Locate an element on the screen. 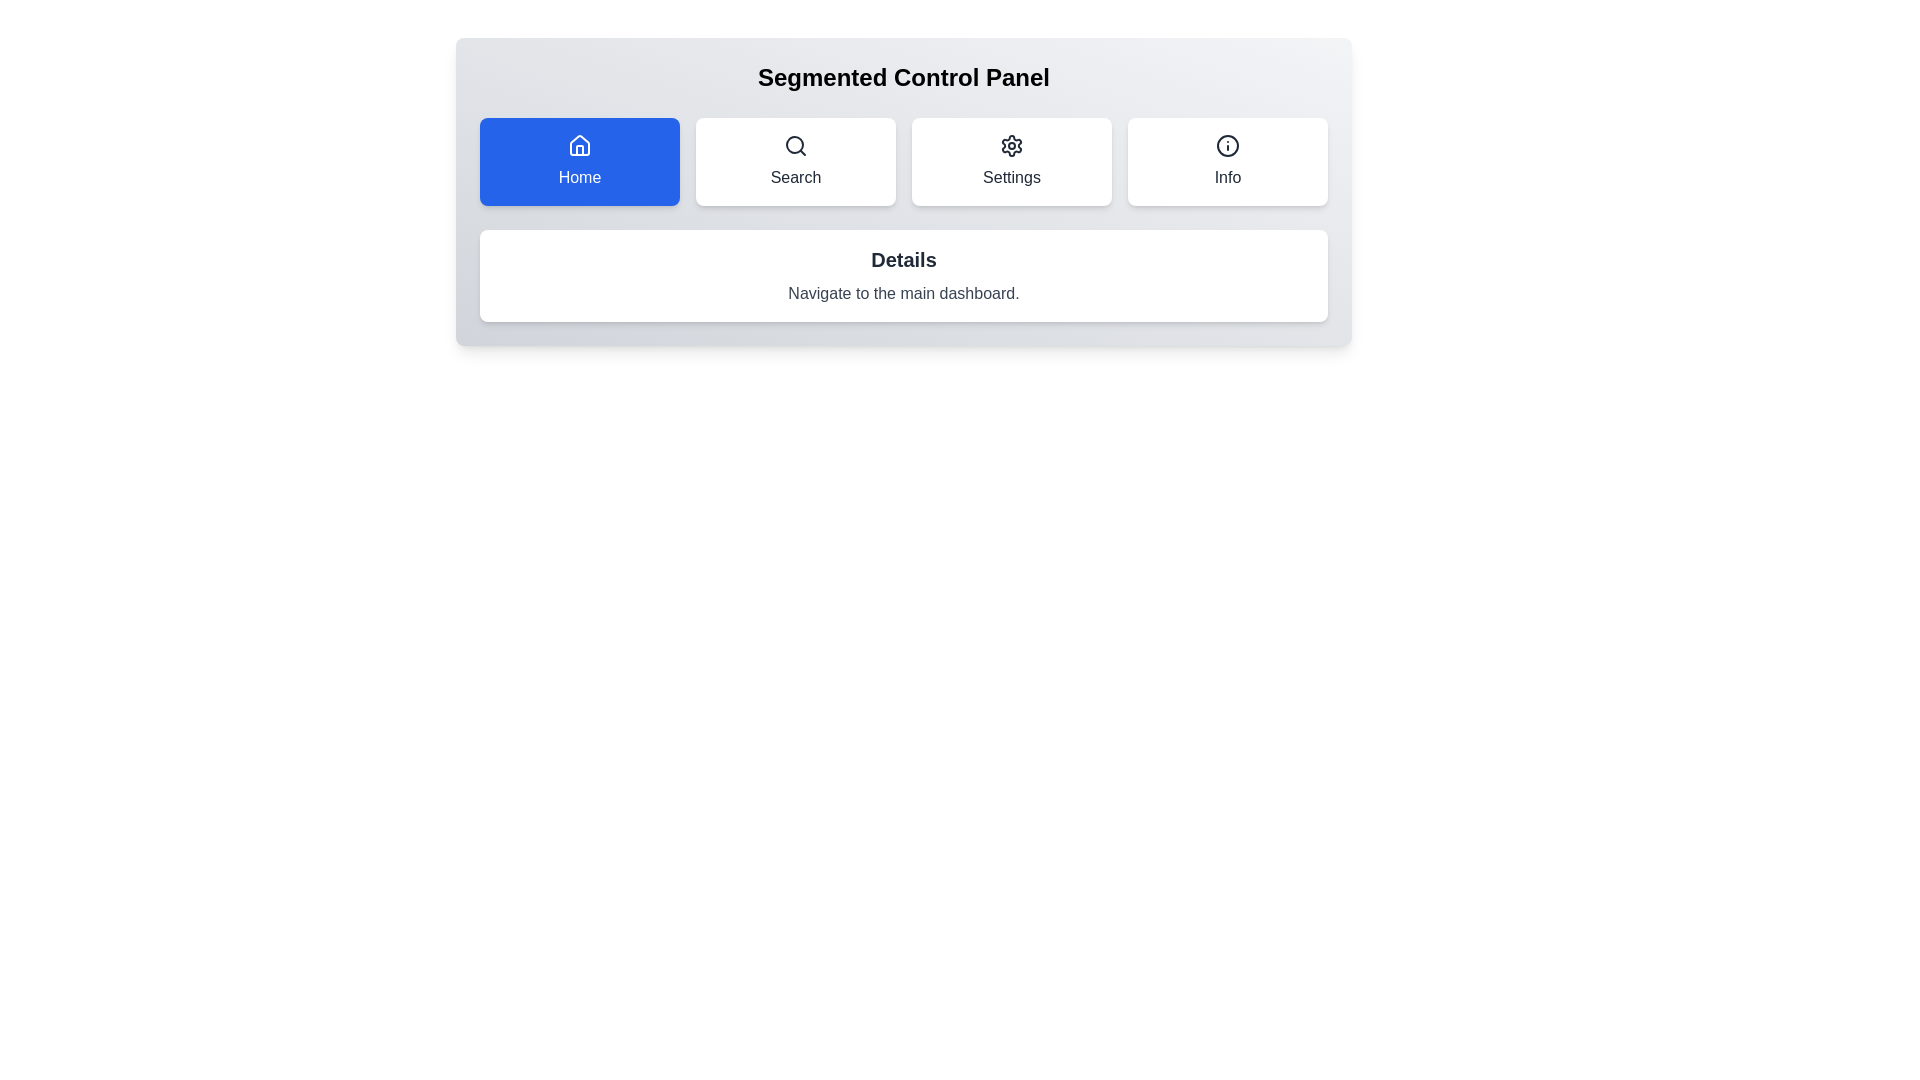 This screenshot has width=1920, height=1080. the Text label that serves as a description for the associated icon above it, located within the fourth button of a segmented control row is located at coordinates (1227, 176).